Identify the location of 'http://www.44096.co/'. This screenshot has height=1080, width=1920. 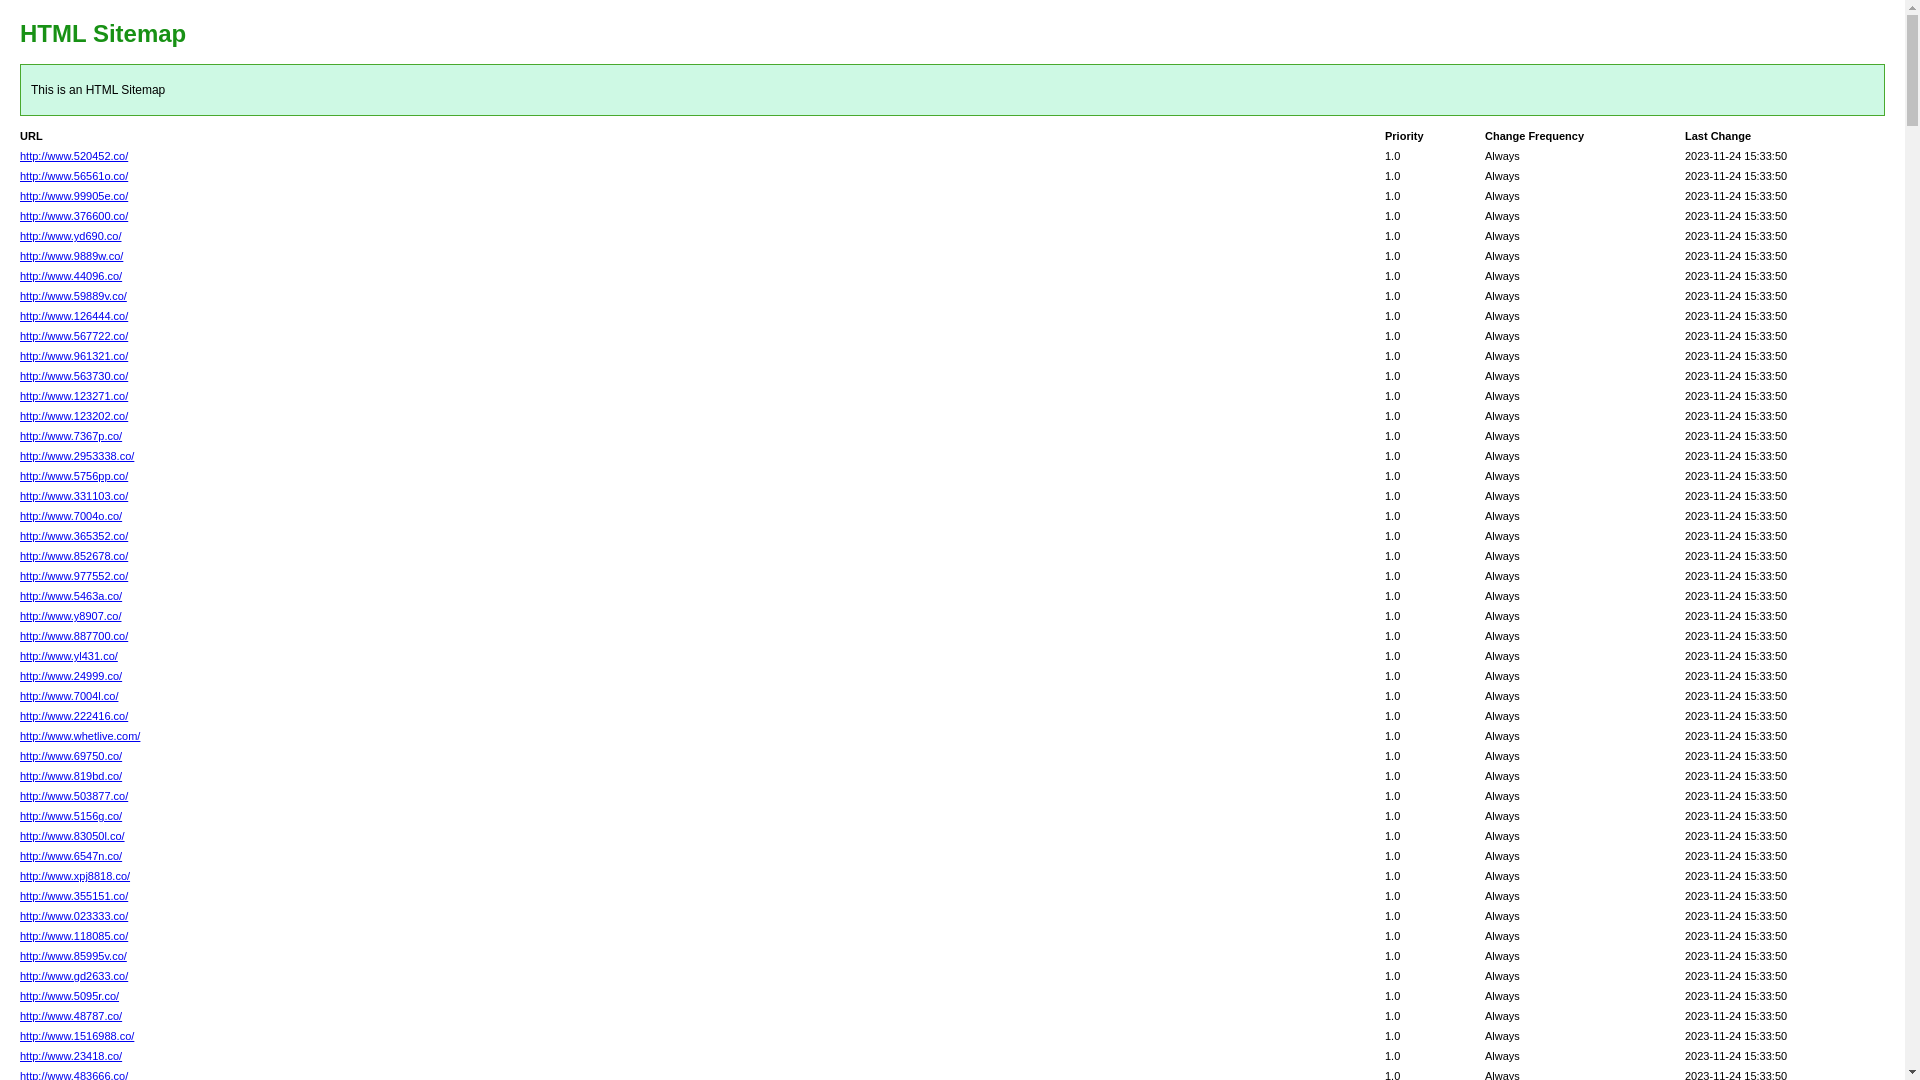
(19, 276).